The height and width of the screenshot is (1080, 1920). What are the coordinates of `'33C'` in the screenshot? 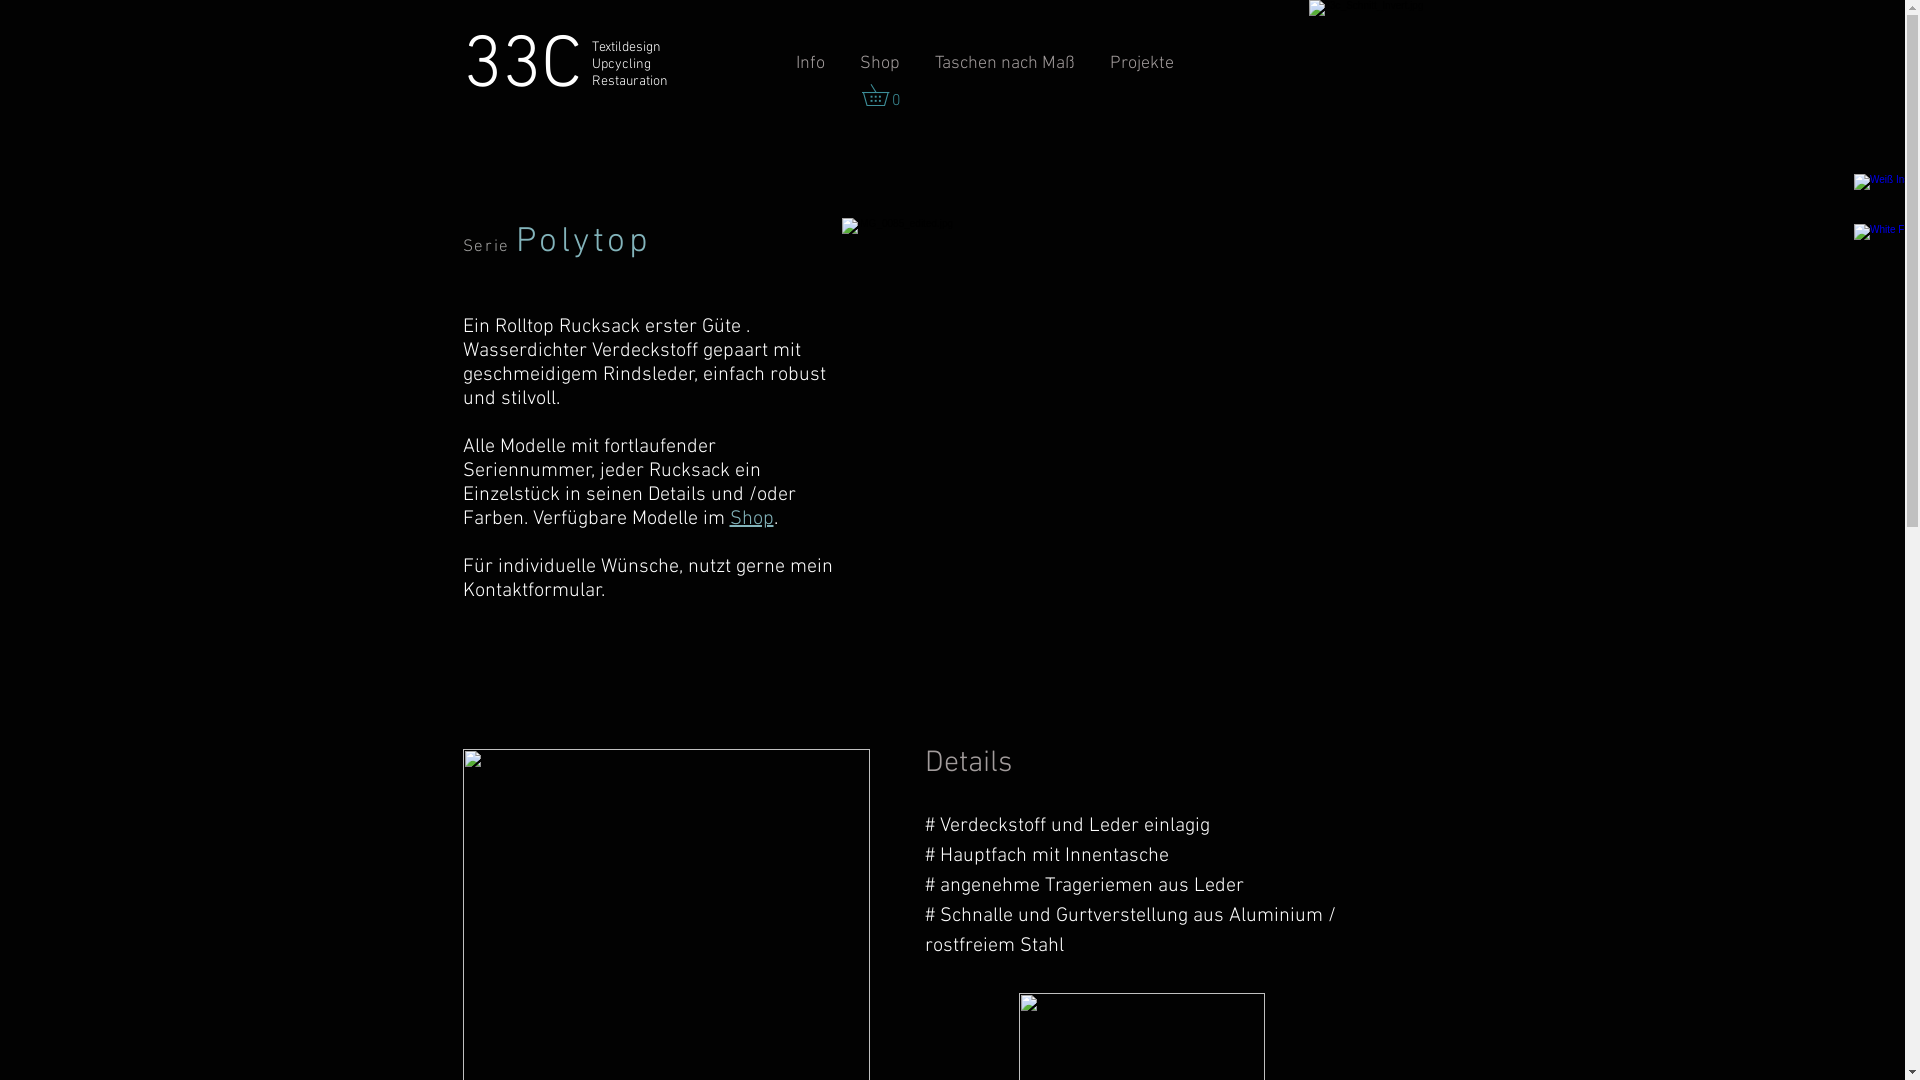 It's located at (521, 66).